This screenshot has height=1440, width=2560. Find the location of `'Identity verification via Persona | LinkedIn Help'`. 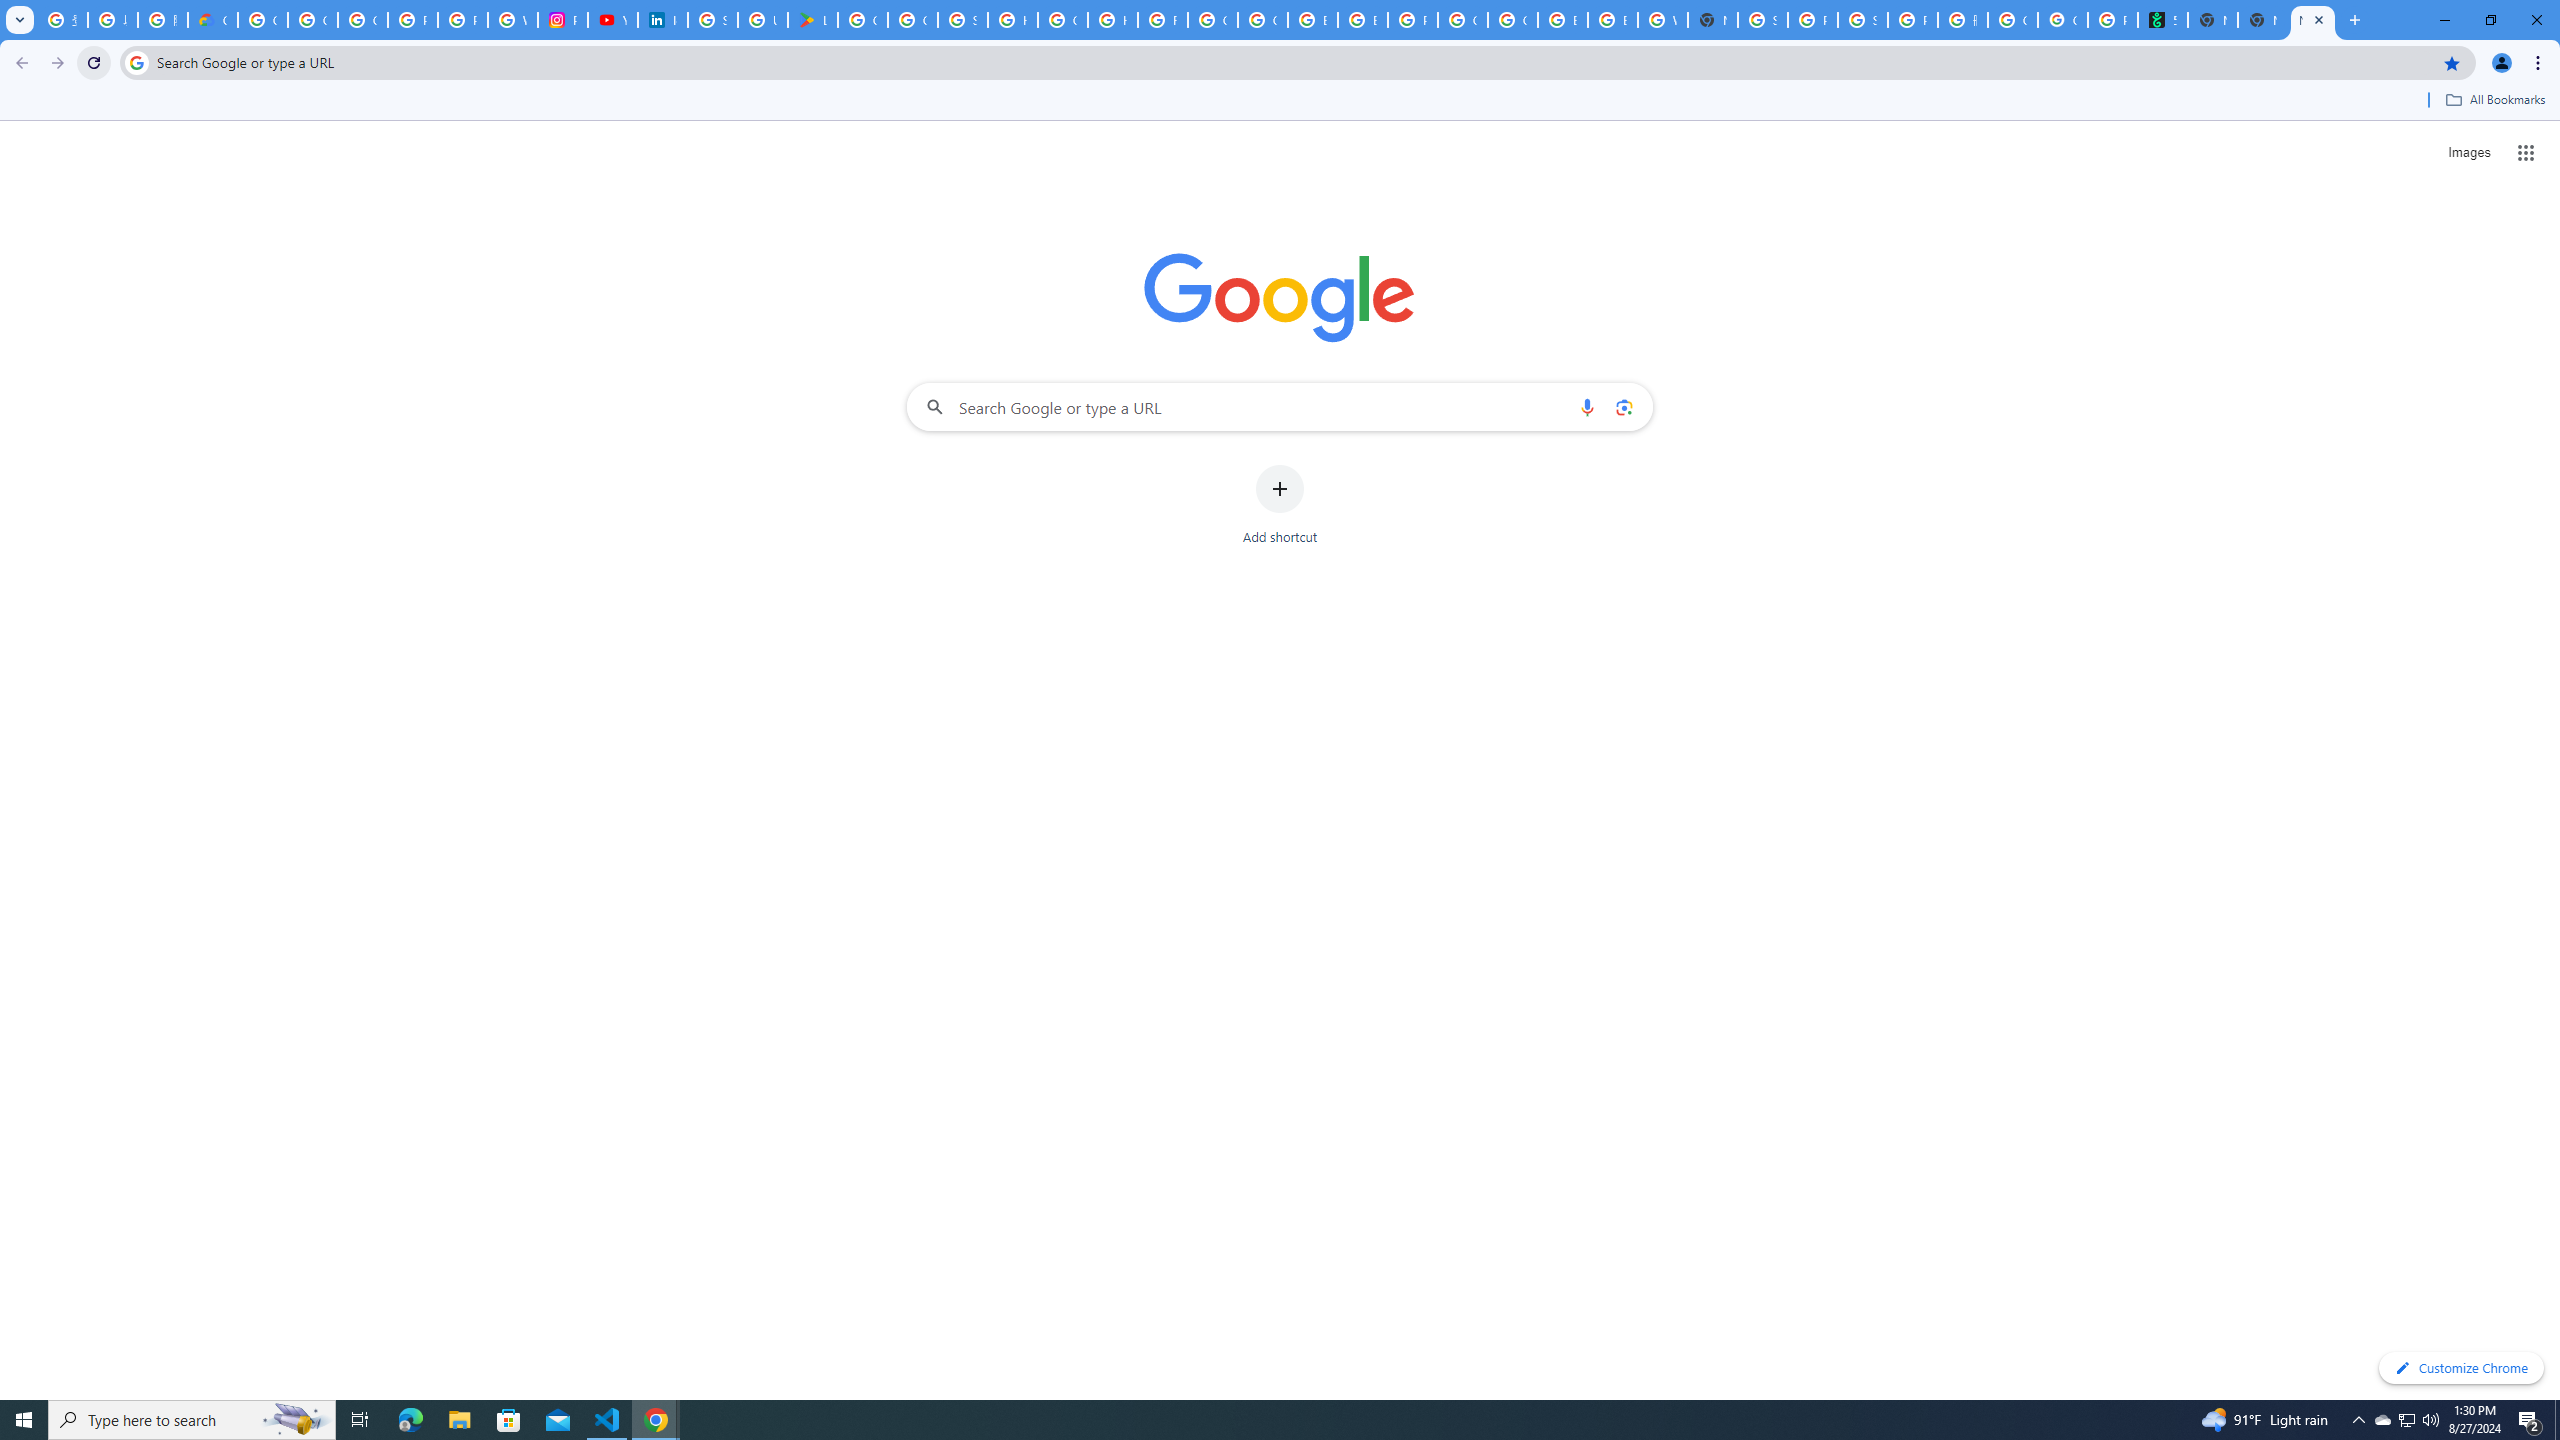

'Identity verification via Persona | LinkedIn Help' is located at coordinates (663, 19).